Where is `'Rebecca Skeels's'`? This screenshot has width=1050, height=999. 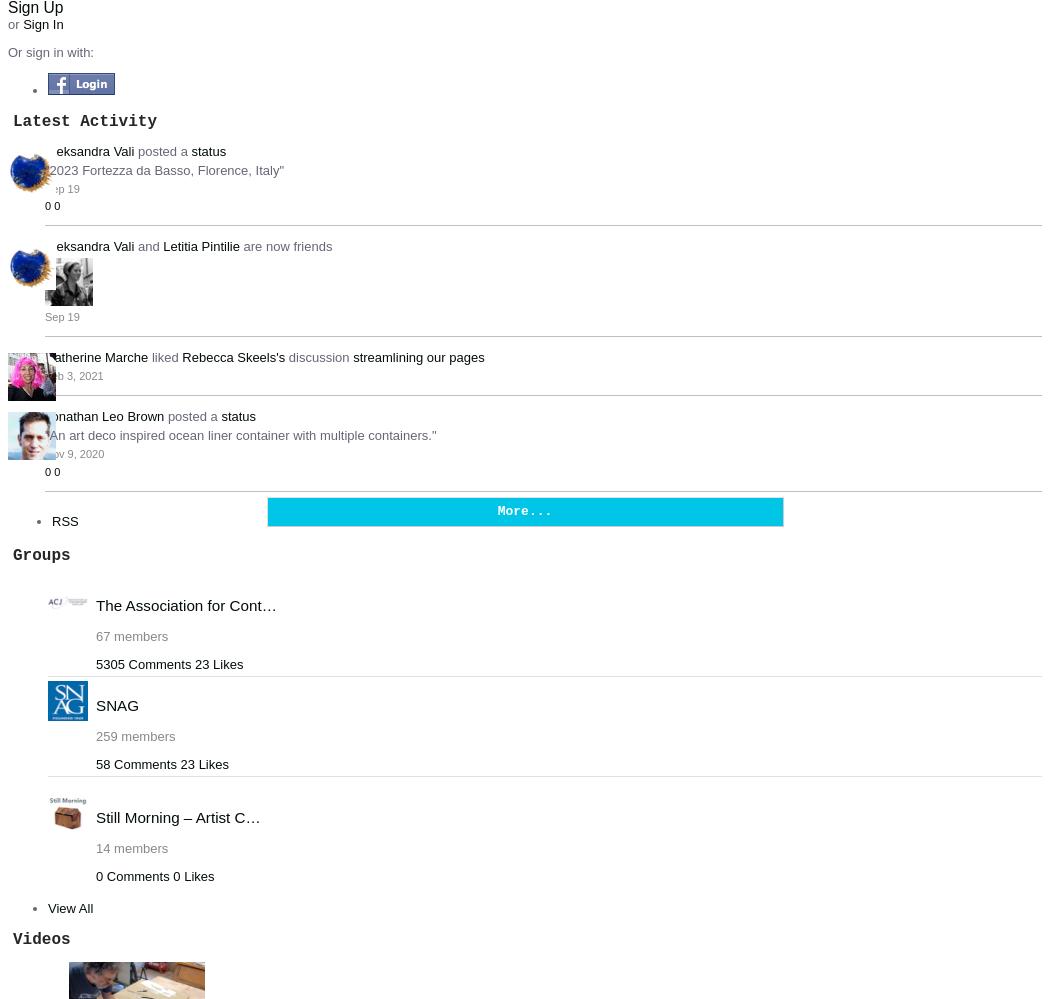 'Rebecca Skeels's' is located at coordinates (233, 357).